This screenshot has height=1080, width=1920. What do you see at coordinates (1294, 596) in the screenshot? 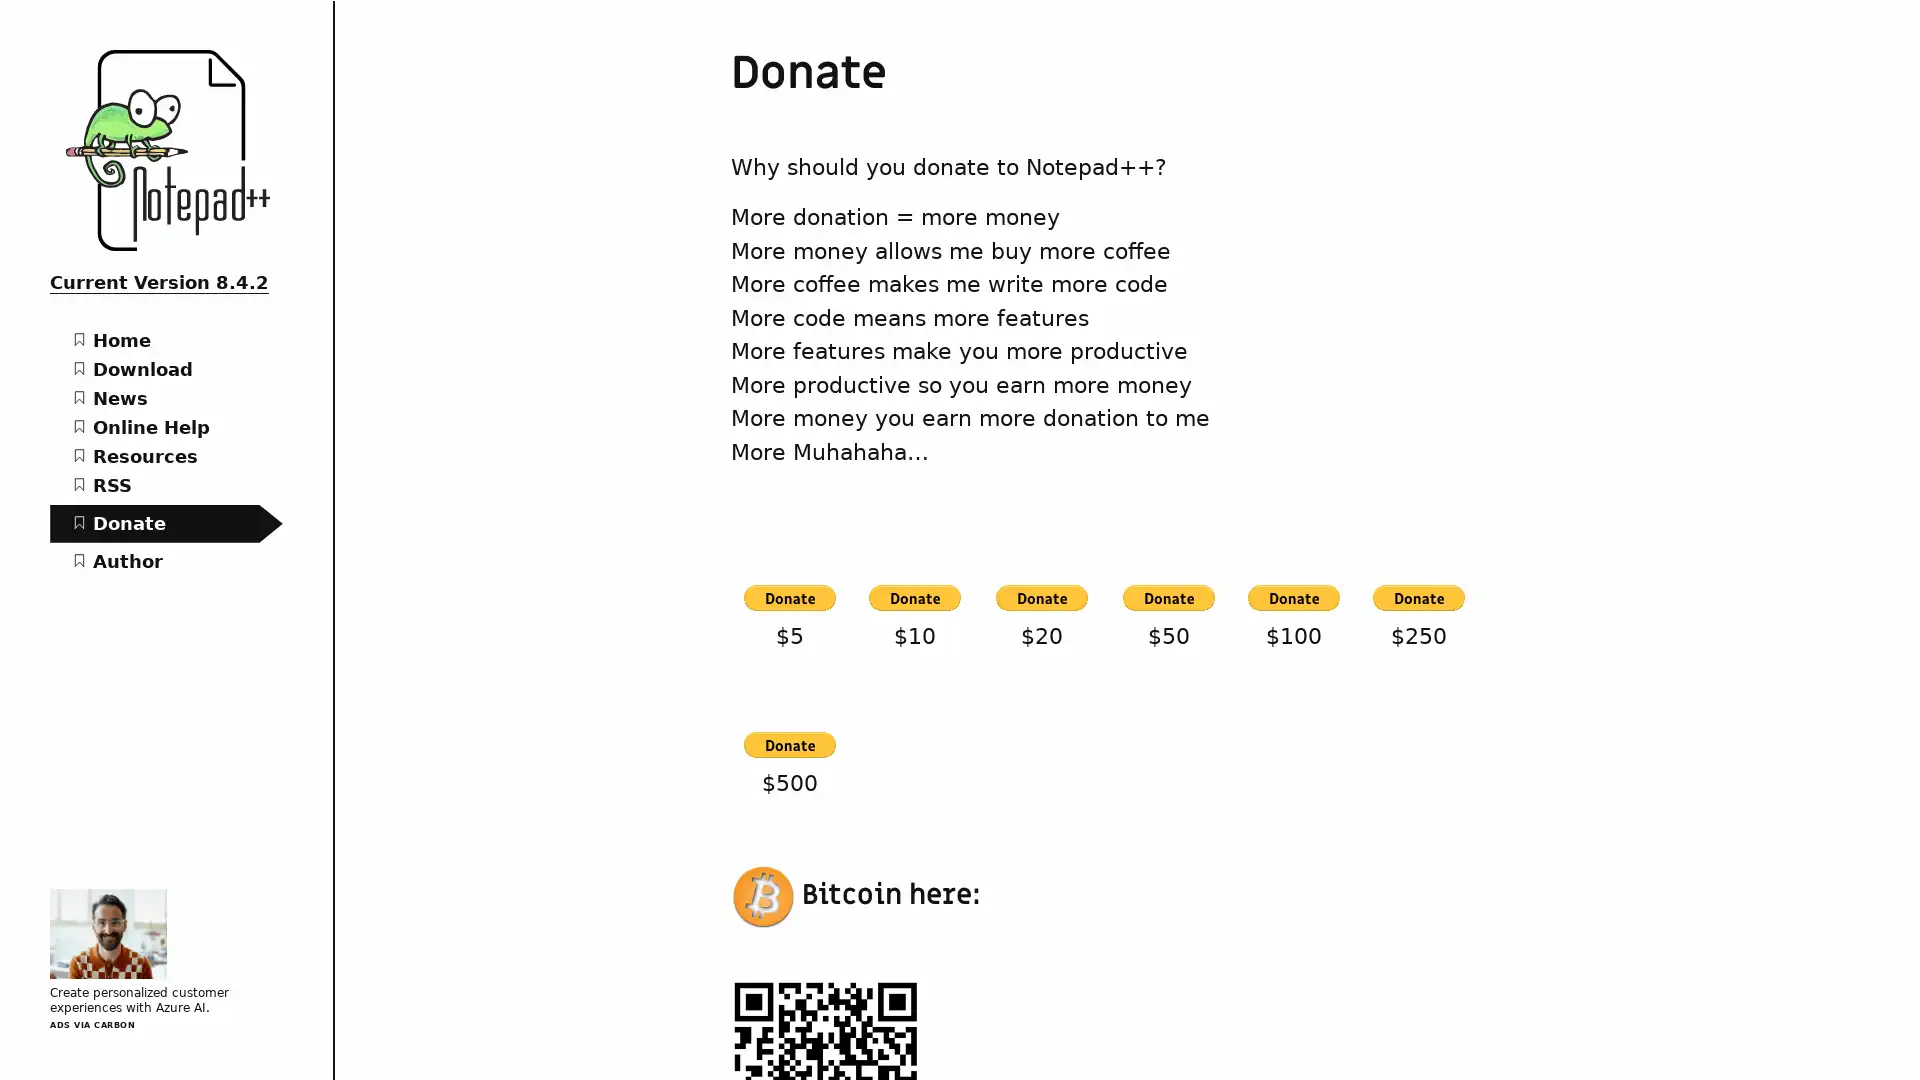
I see `PayPal - The safer, easier way to pay online!` at bounding box center [1294, 596].